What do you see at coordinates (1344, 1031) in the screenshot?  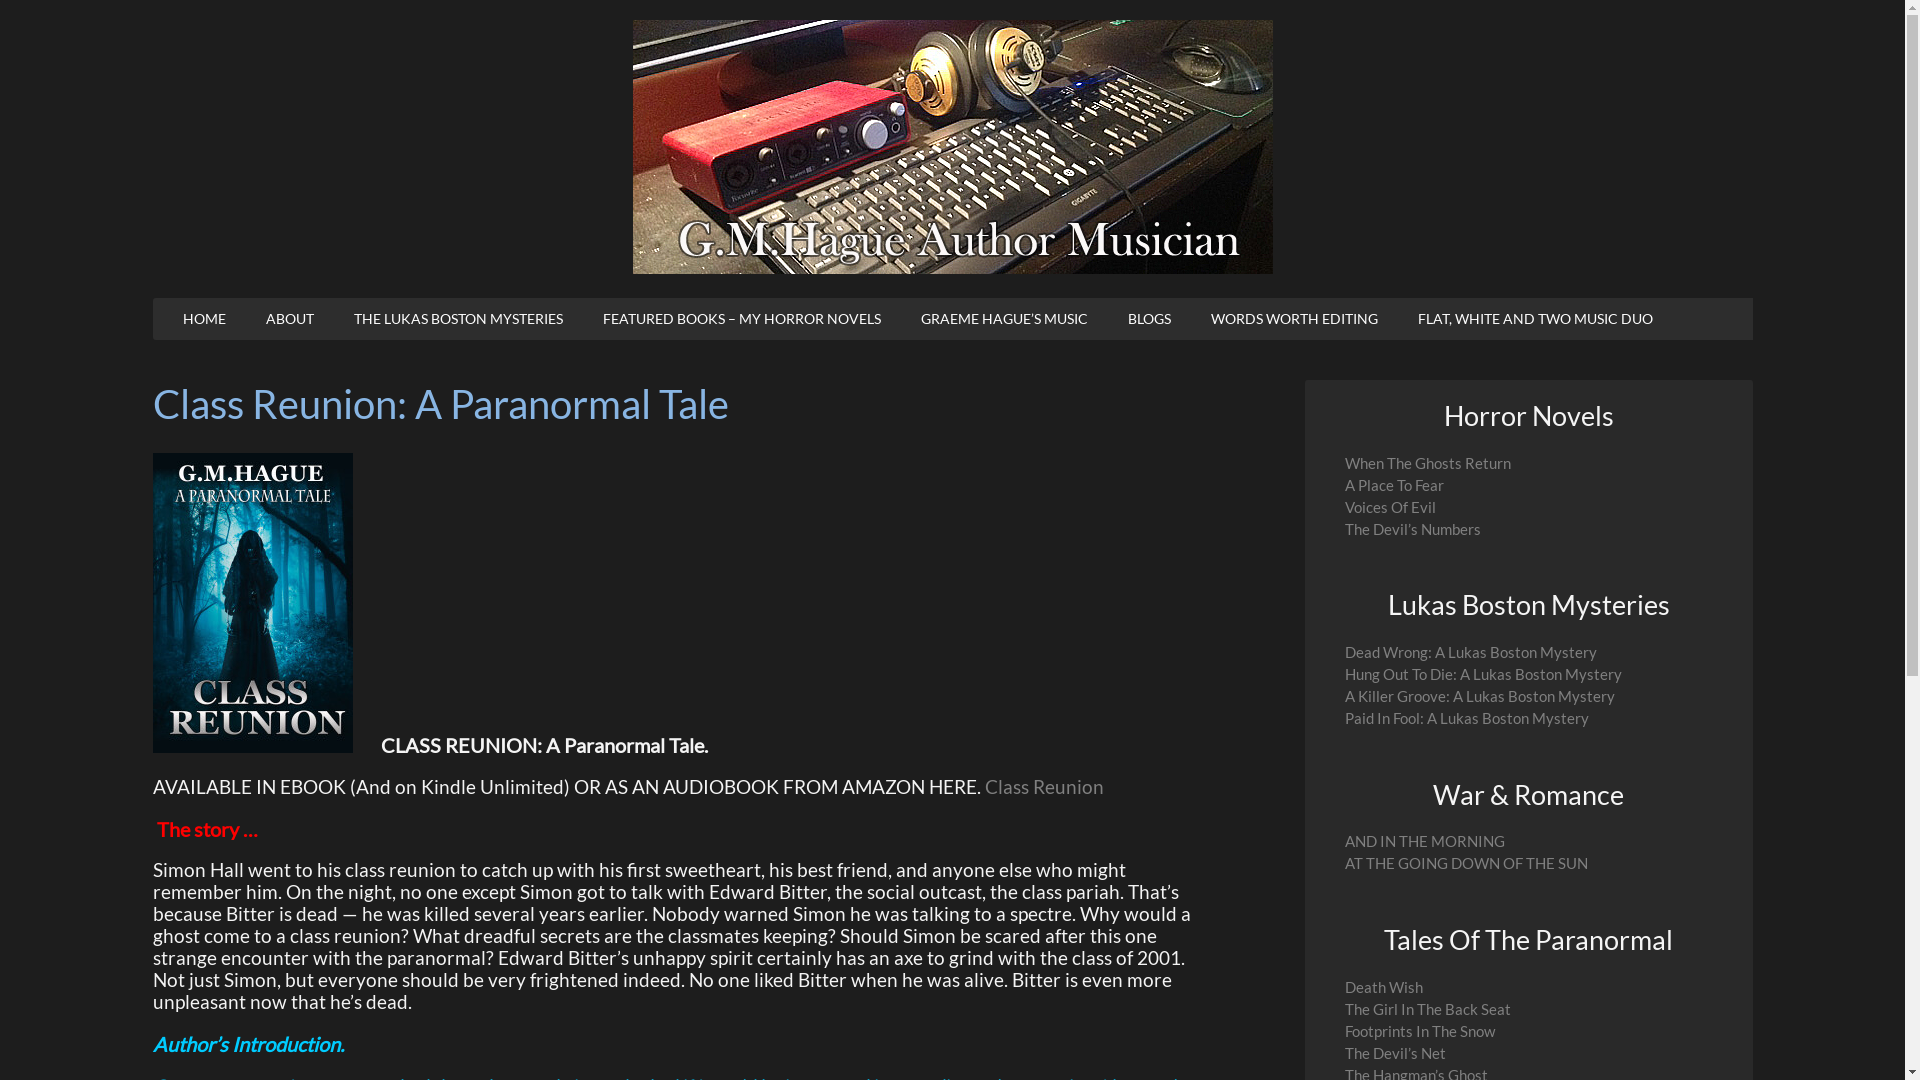 I see `'Footprints In The Snow'` at bounding box center [1344, 1031].